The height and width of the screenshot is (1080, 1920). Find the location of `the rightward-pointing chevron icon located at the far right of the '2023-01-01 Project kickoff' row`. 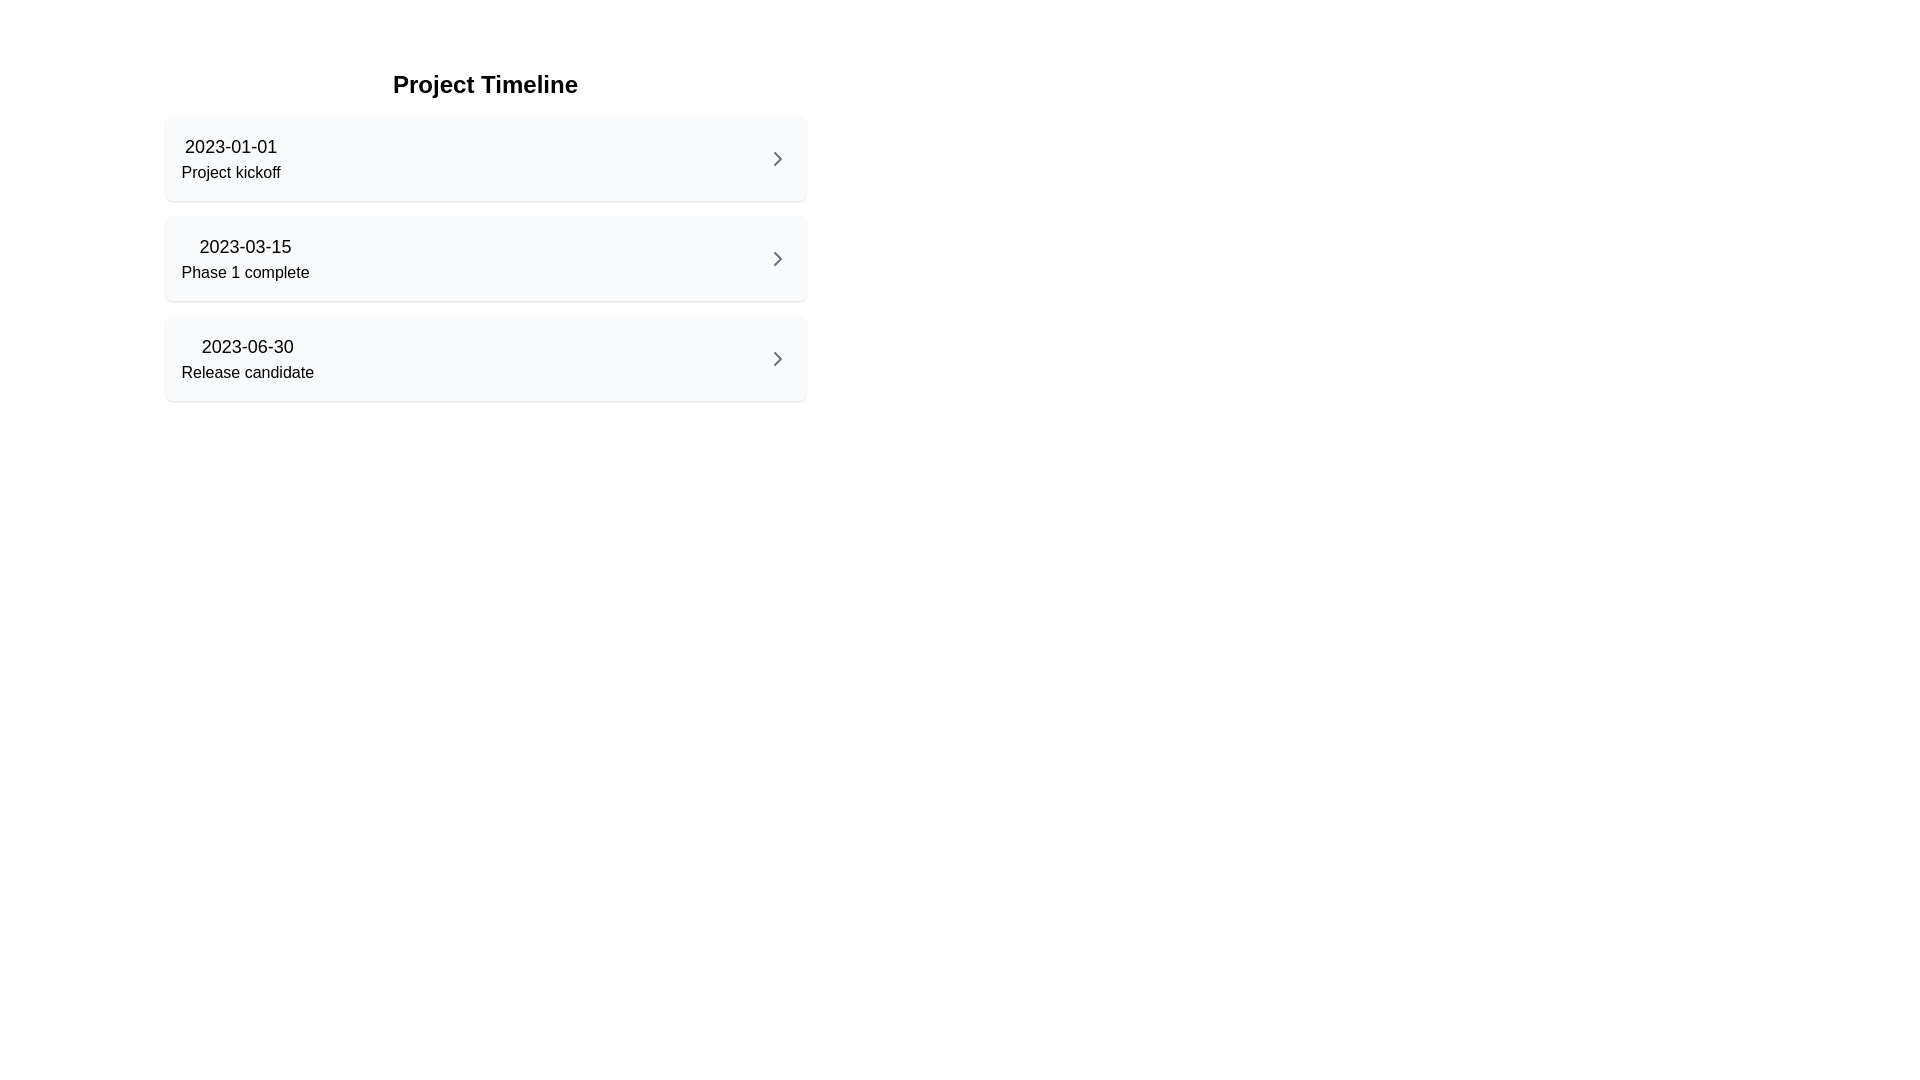

the rightward-pointing chevron icon located at the far right of the '2023-01-01 Project kickoff' row is located at coordinates (776, 157).